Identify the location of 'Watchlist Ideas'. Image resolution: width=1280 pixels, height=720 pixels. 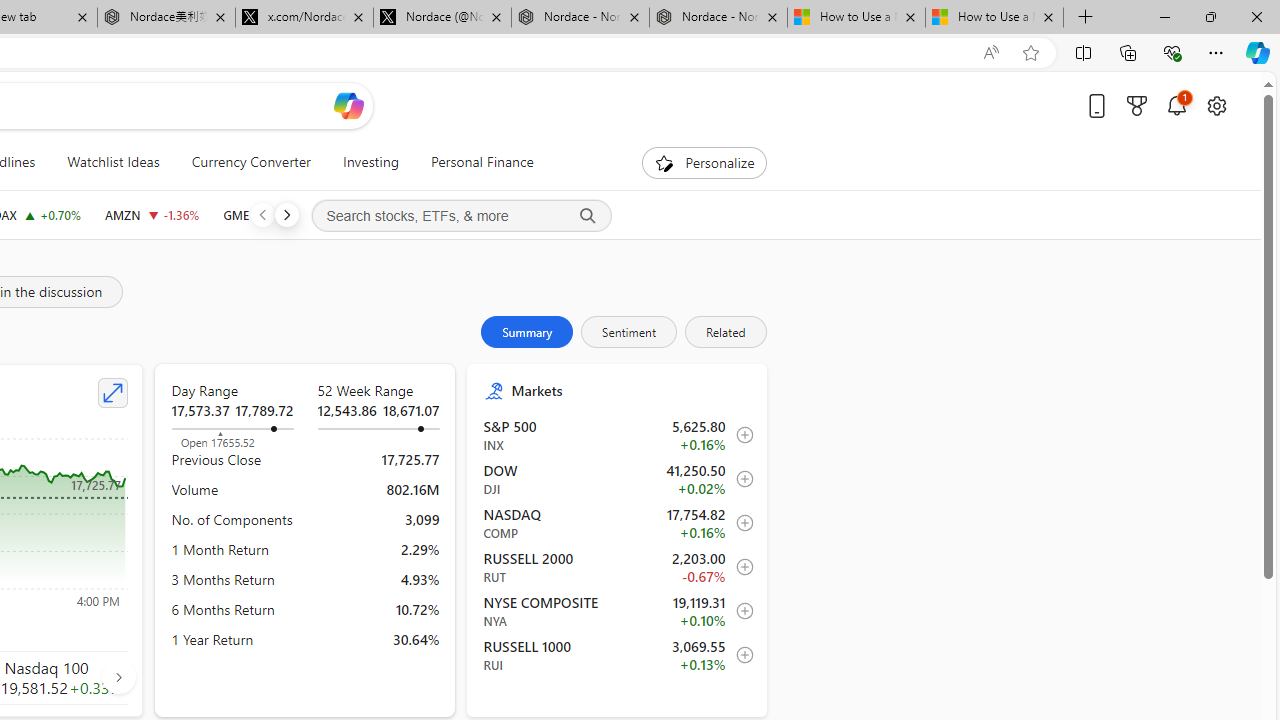
(112, 162).